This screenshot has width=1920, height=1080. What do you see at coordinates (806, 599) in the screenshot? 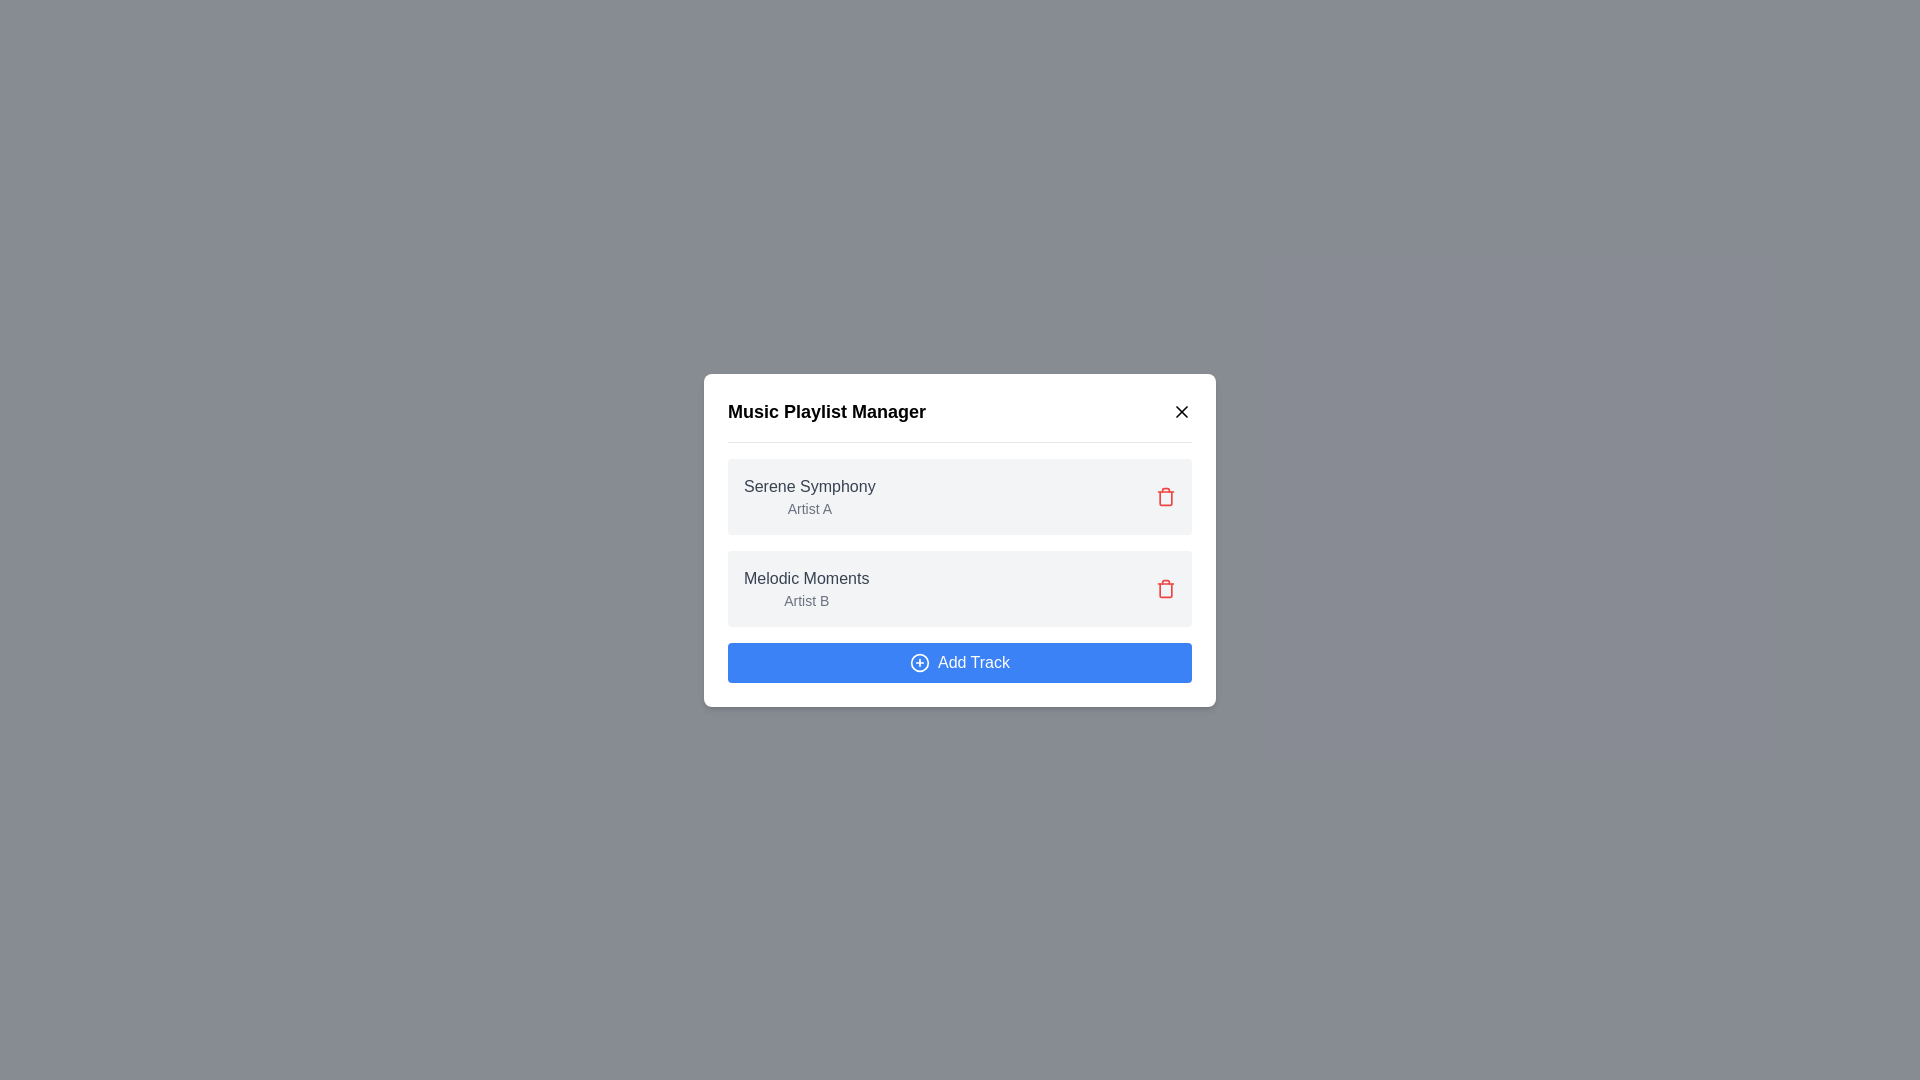
I see `the static text label reading 'Artist B', which is styled in a smaller font size and lighter gray color, located below 'Melodic Moments' in the second playlist entry of the 'Music Playlist Manager' modal` at bounding box center [806, 599].